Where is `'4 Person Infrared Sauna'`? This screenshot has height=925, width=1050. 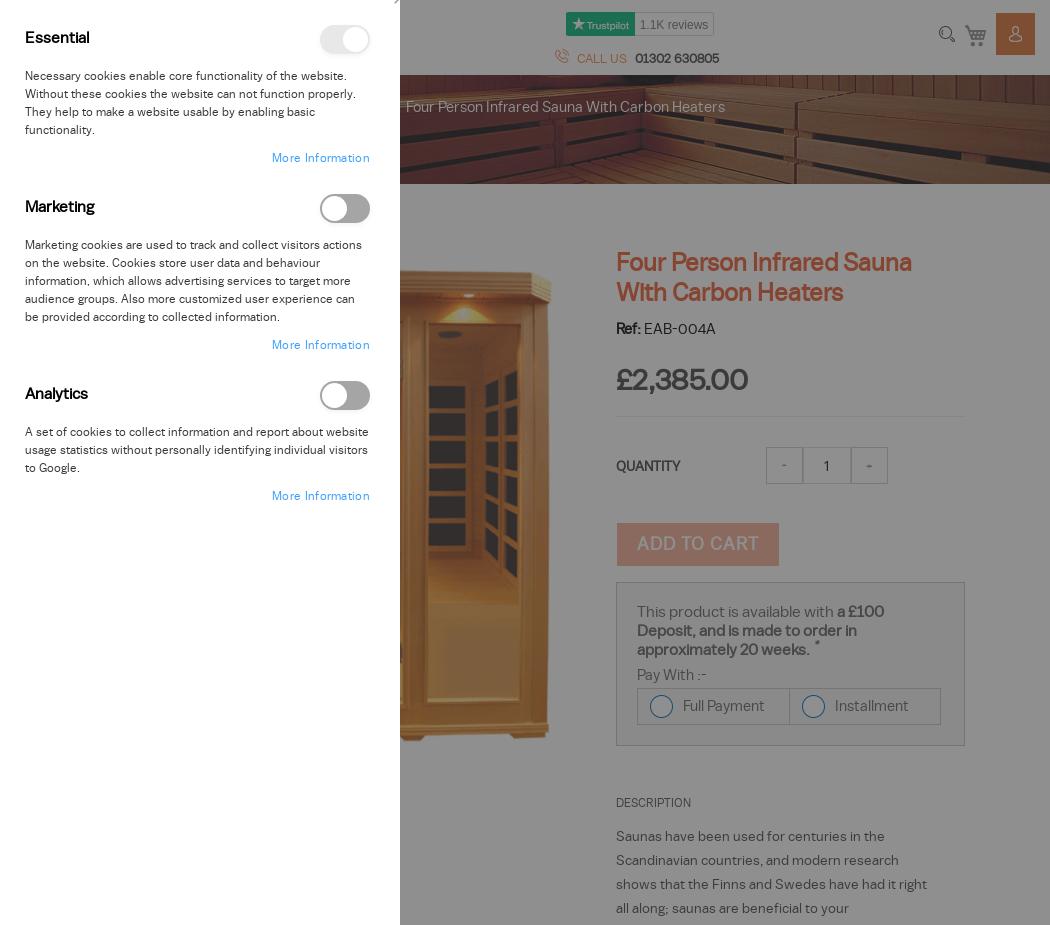 '4 Person Infrared Sauna' is located at coordinates (210, 105).